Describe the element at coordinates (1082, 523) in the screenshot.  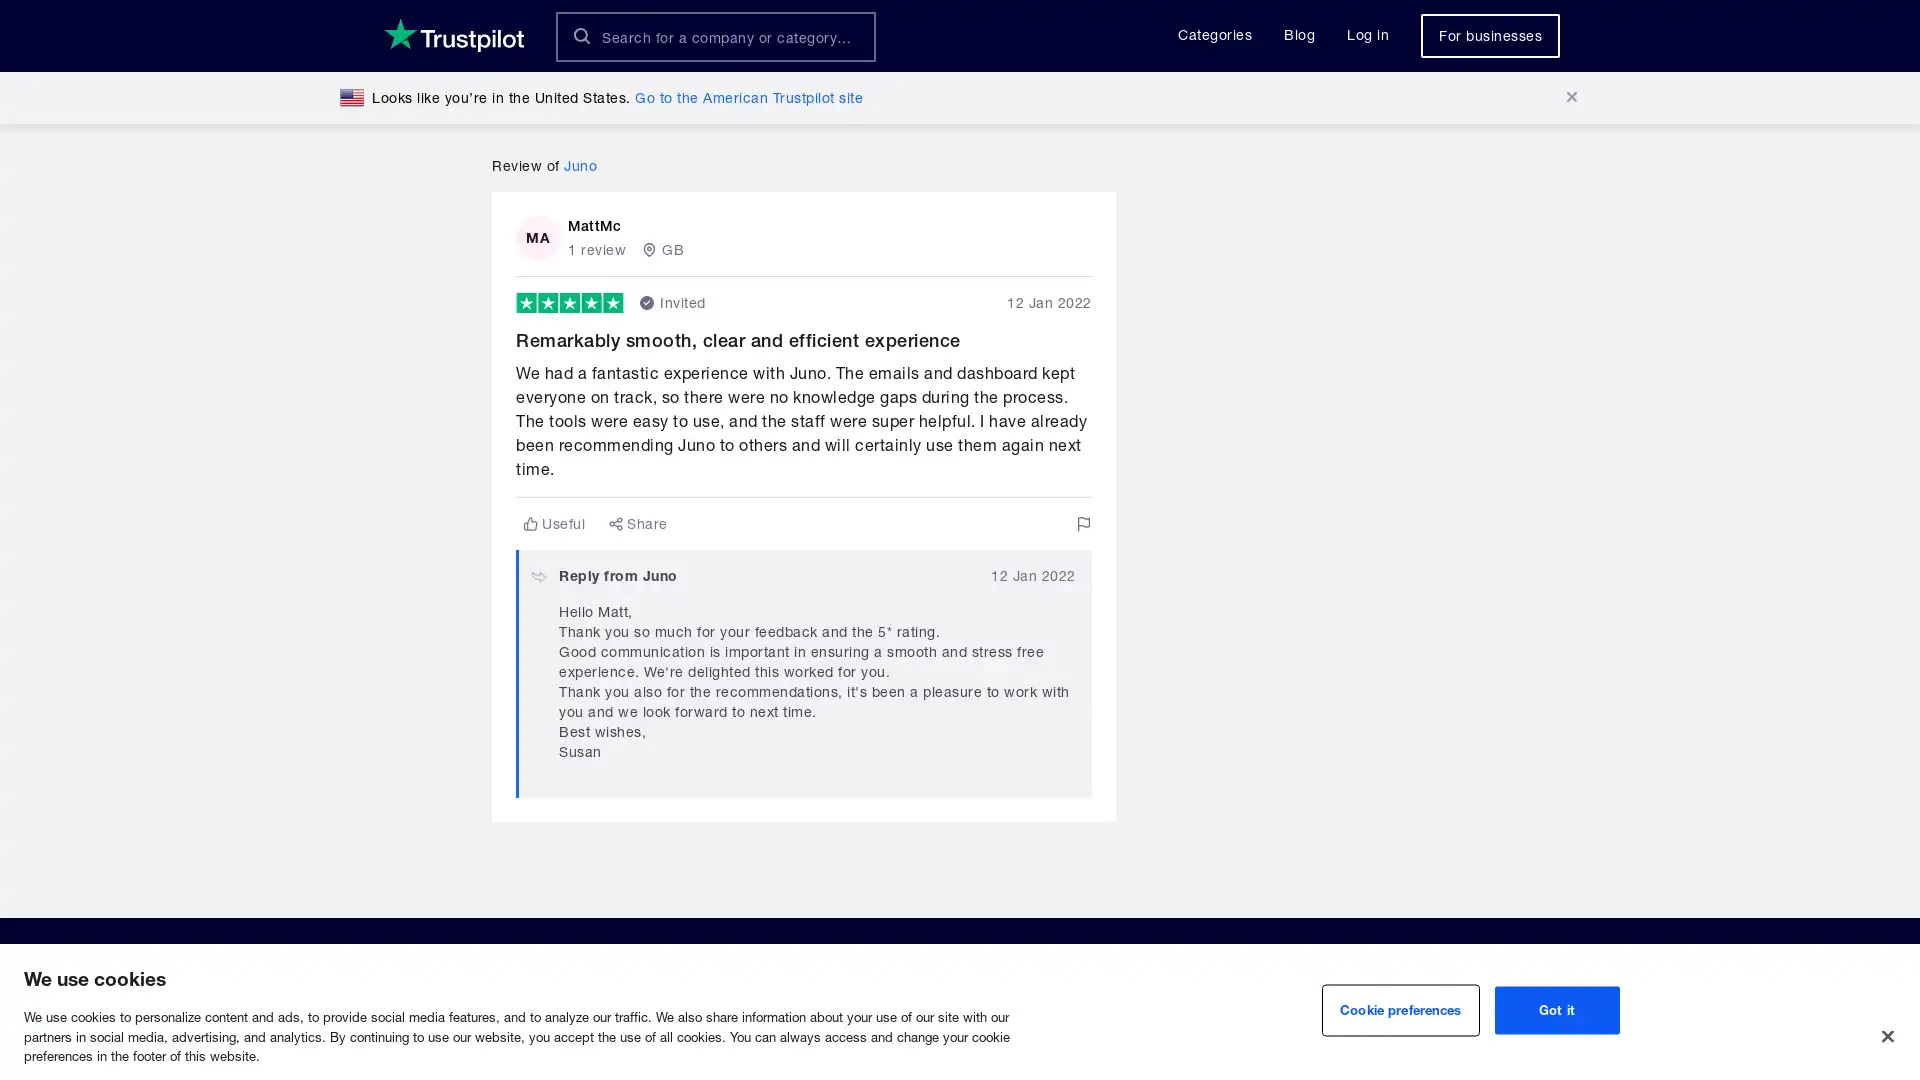
I see `Flag this review` at that location.